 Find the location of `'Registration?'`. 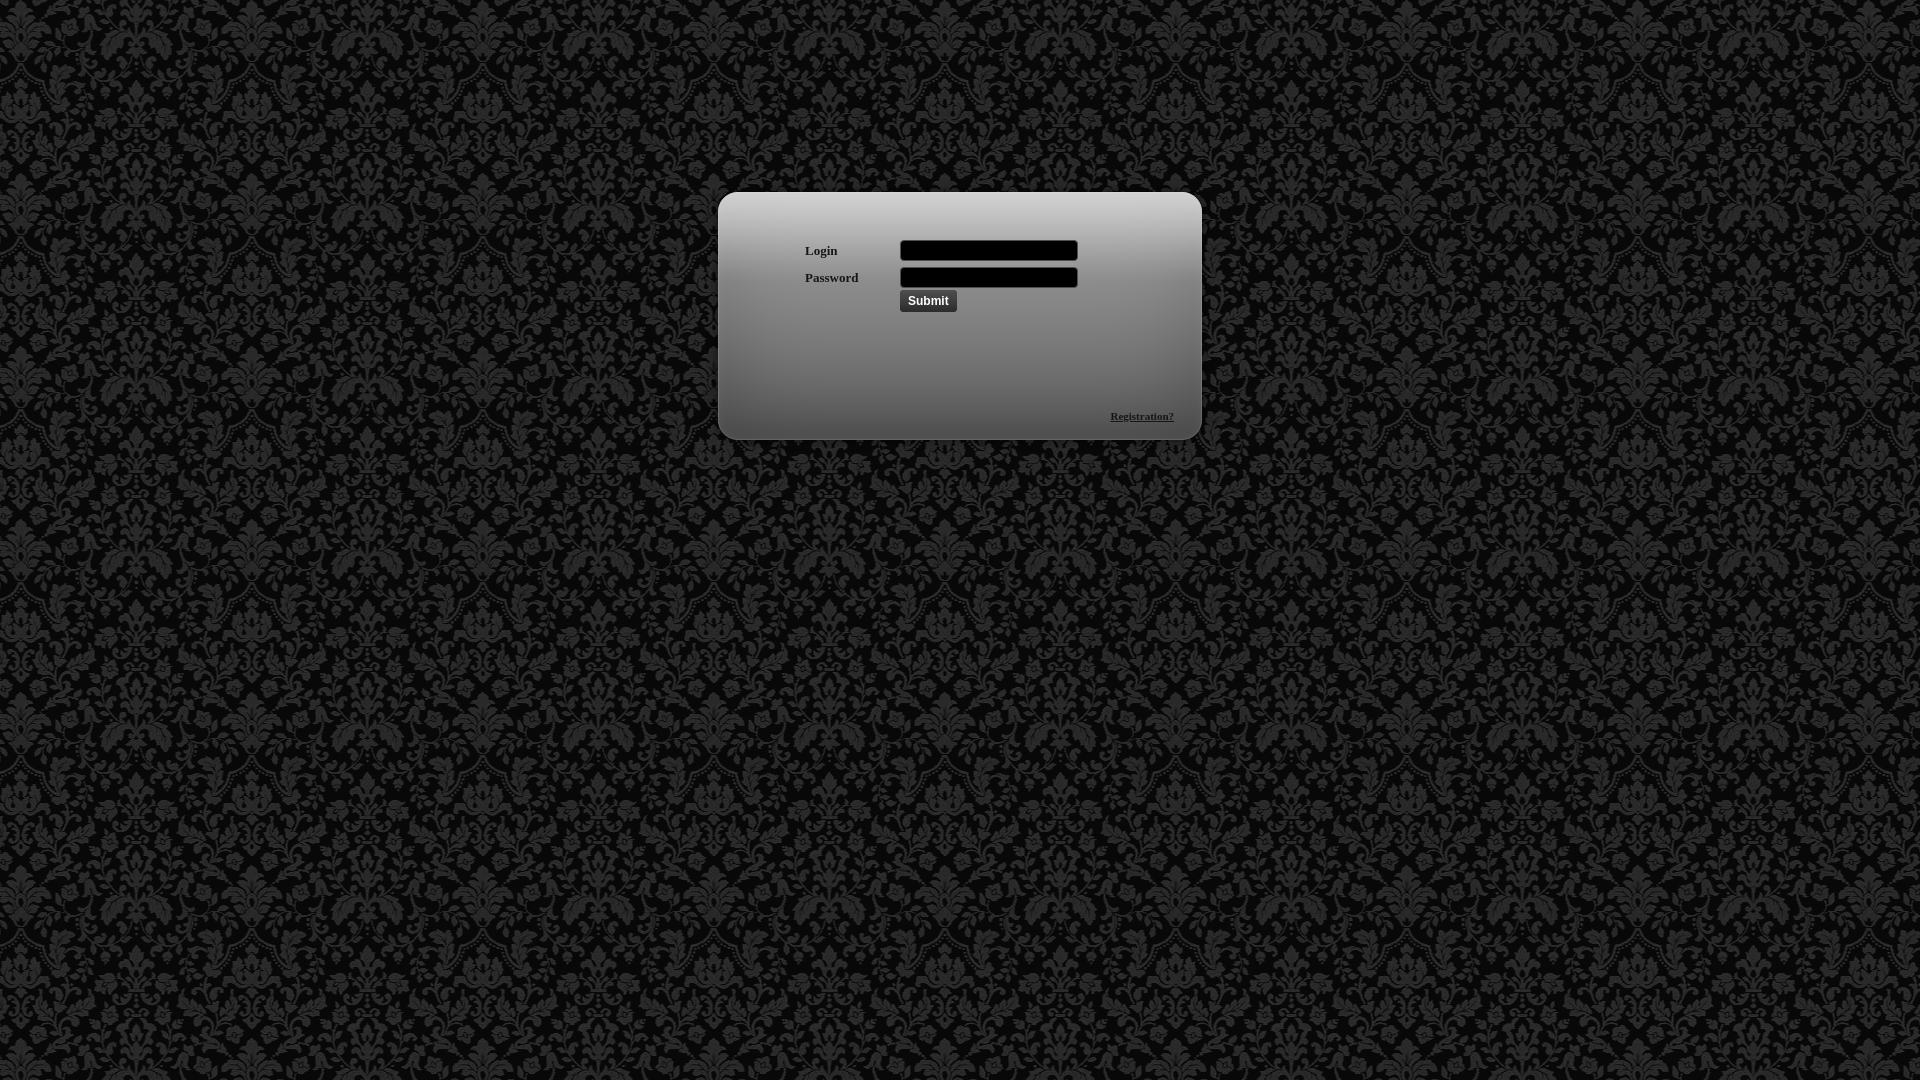

'Registration?' is located at coordinates (1142, 415).